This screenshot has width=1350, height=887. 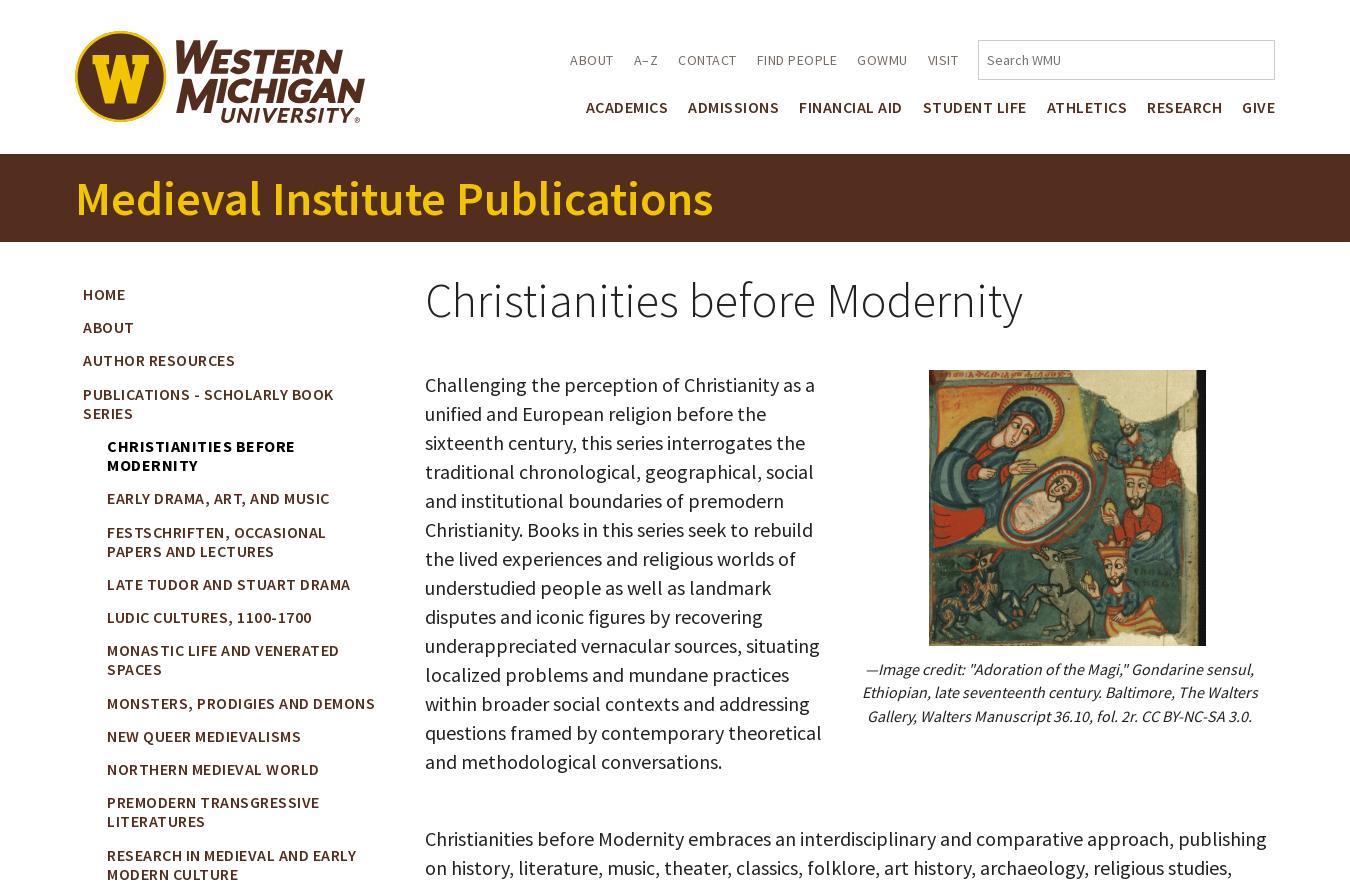 I want to click on 'Late Tudor and Stuart Drama', so click(x=106, y=582).